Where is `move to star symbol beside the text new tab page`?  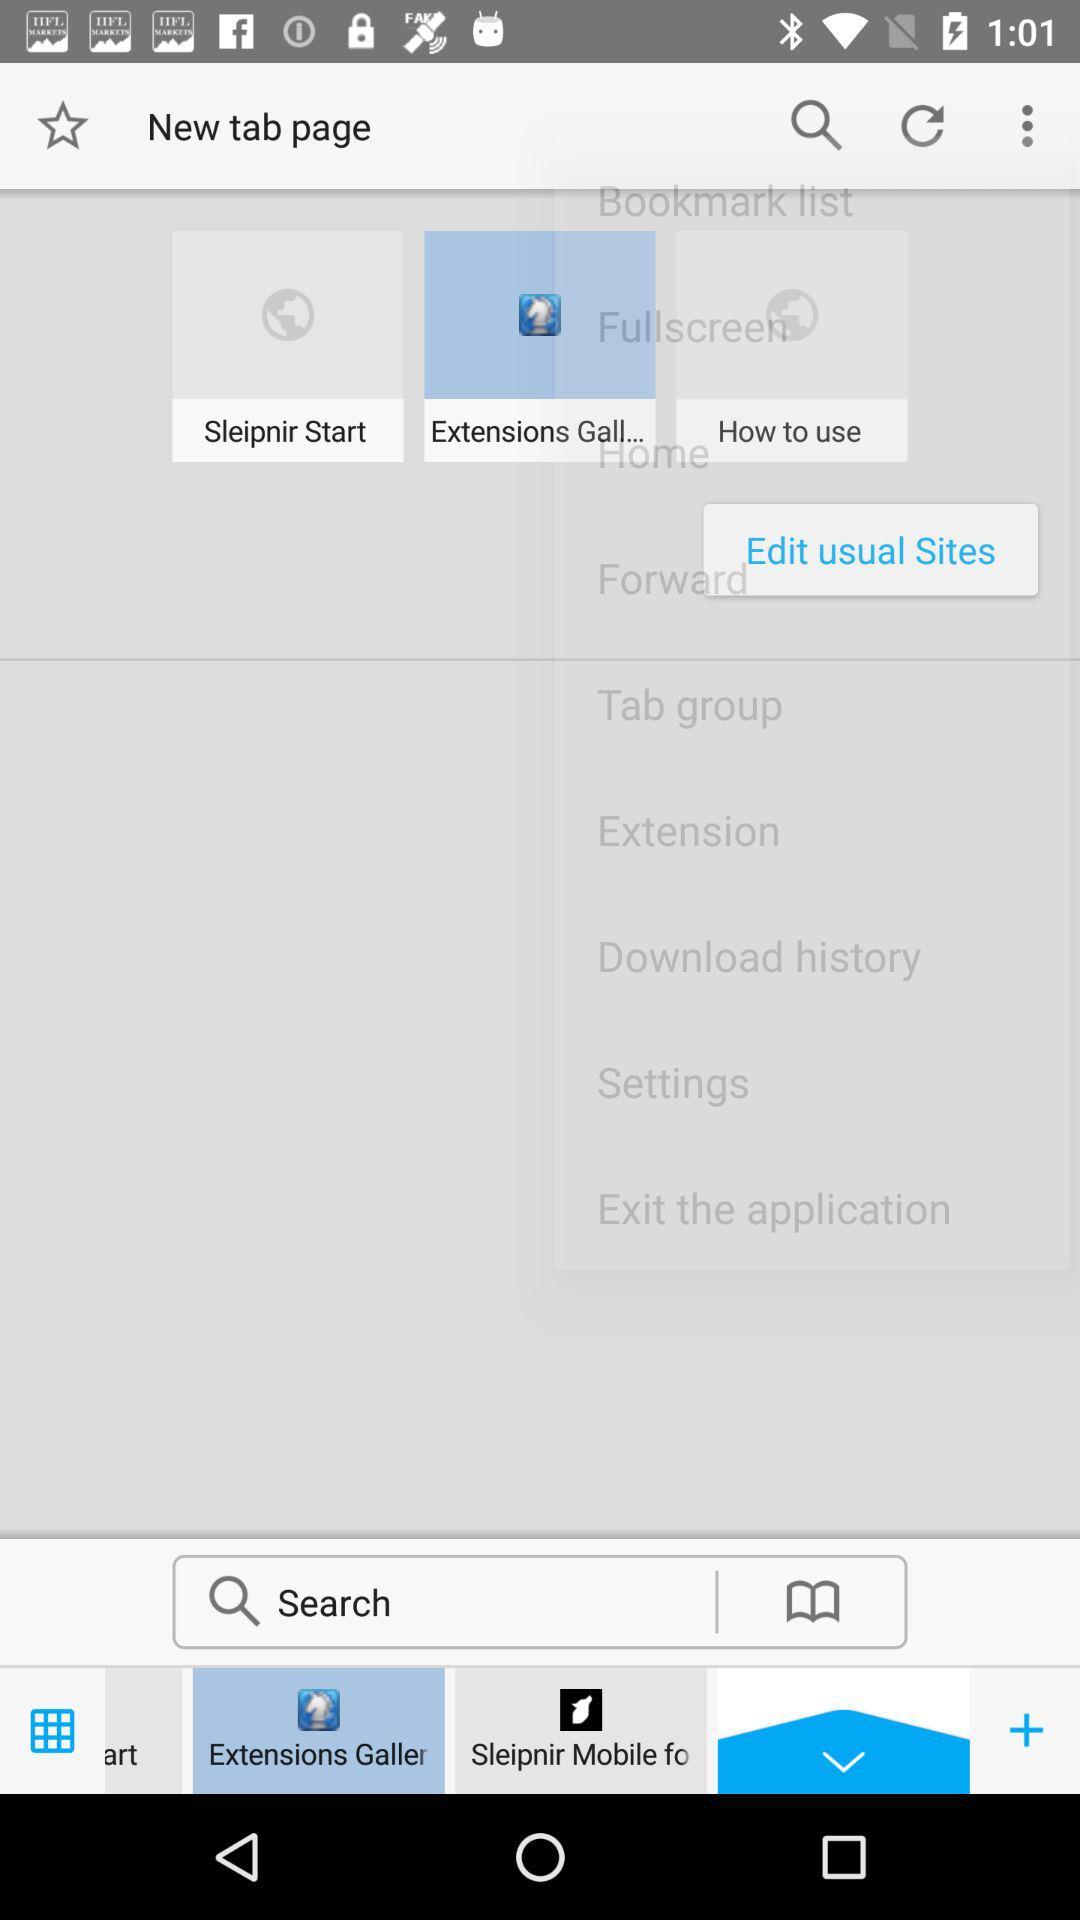
move to star symbol beside the text new tab page is located at coordinates (62, 124).